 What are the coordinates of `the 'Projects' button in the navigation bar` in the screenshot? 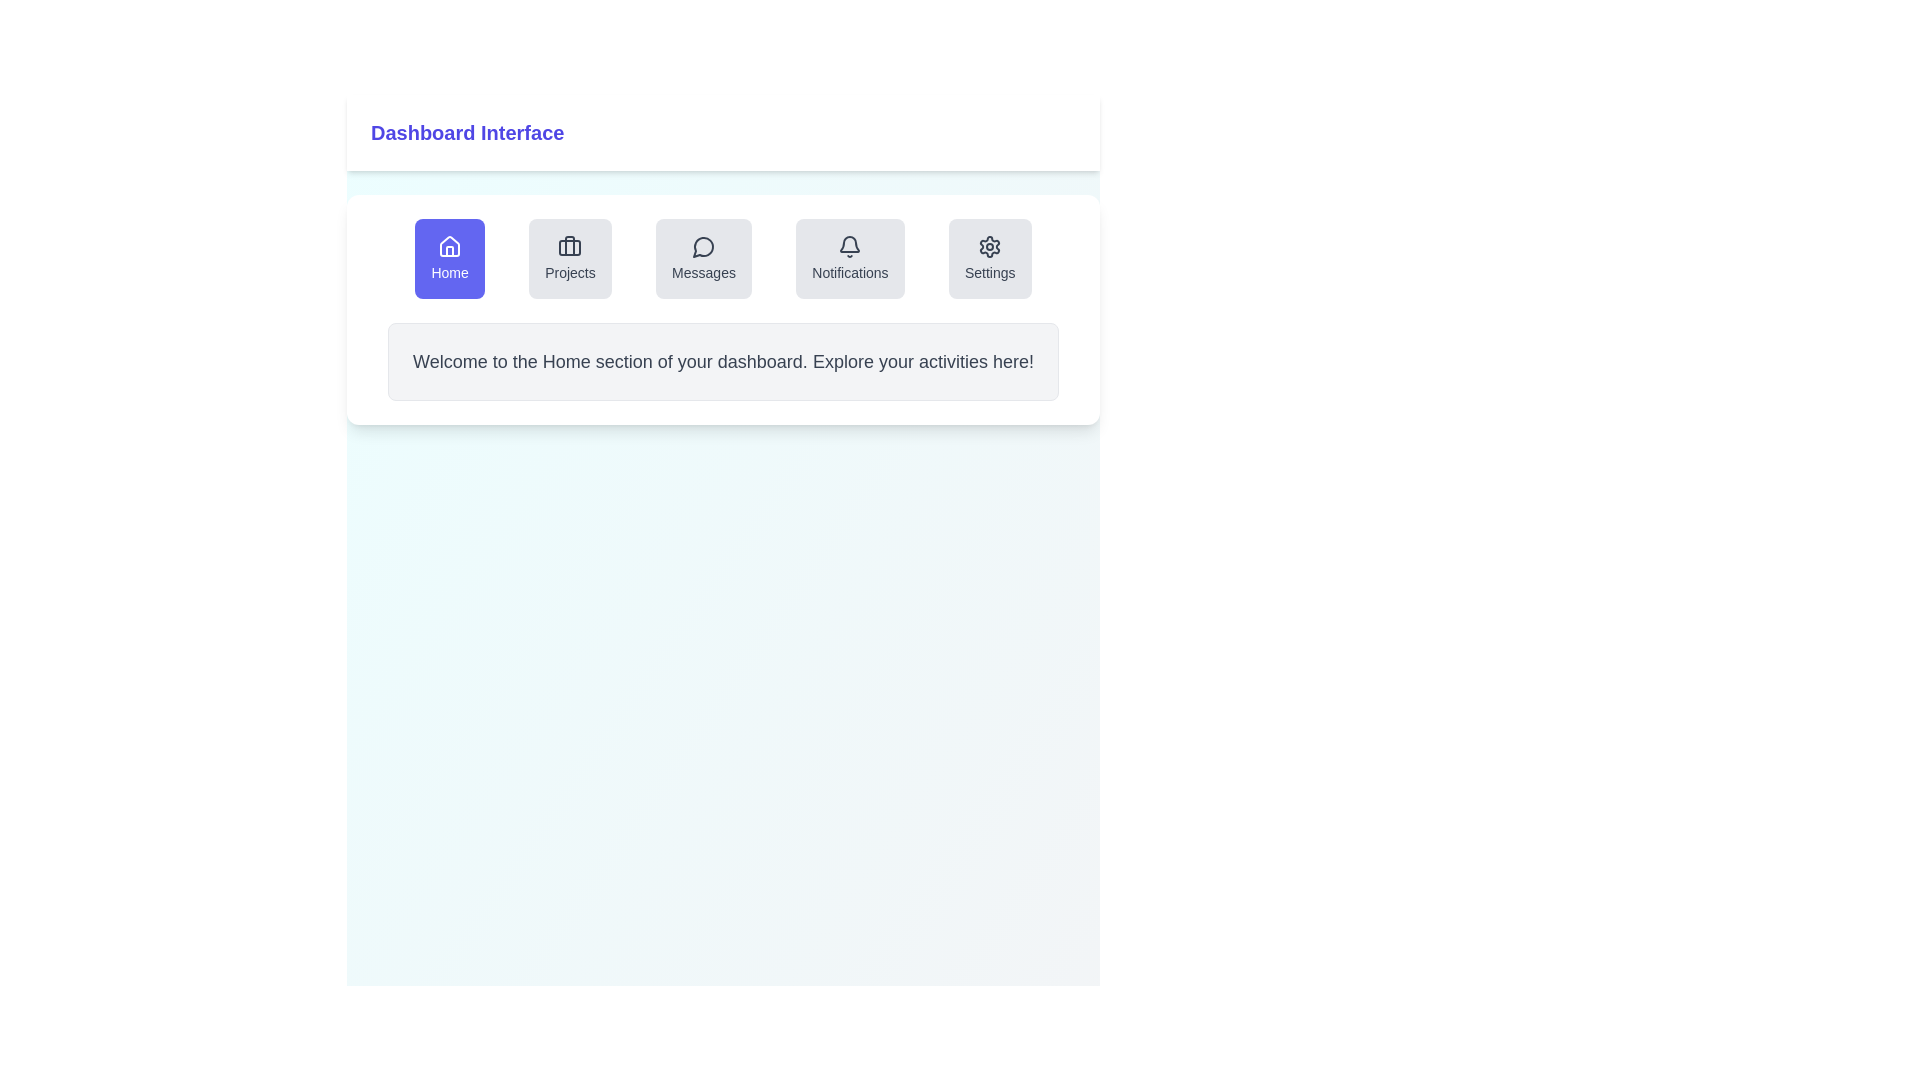 It's located at (569, 273).